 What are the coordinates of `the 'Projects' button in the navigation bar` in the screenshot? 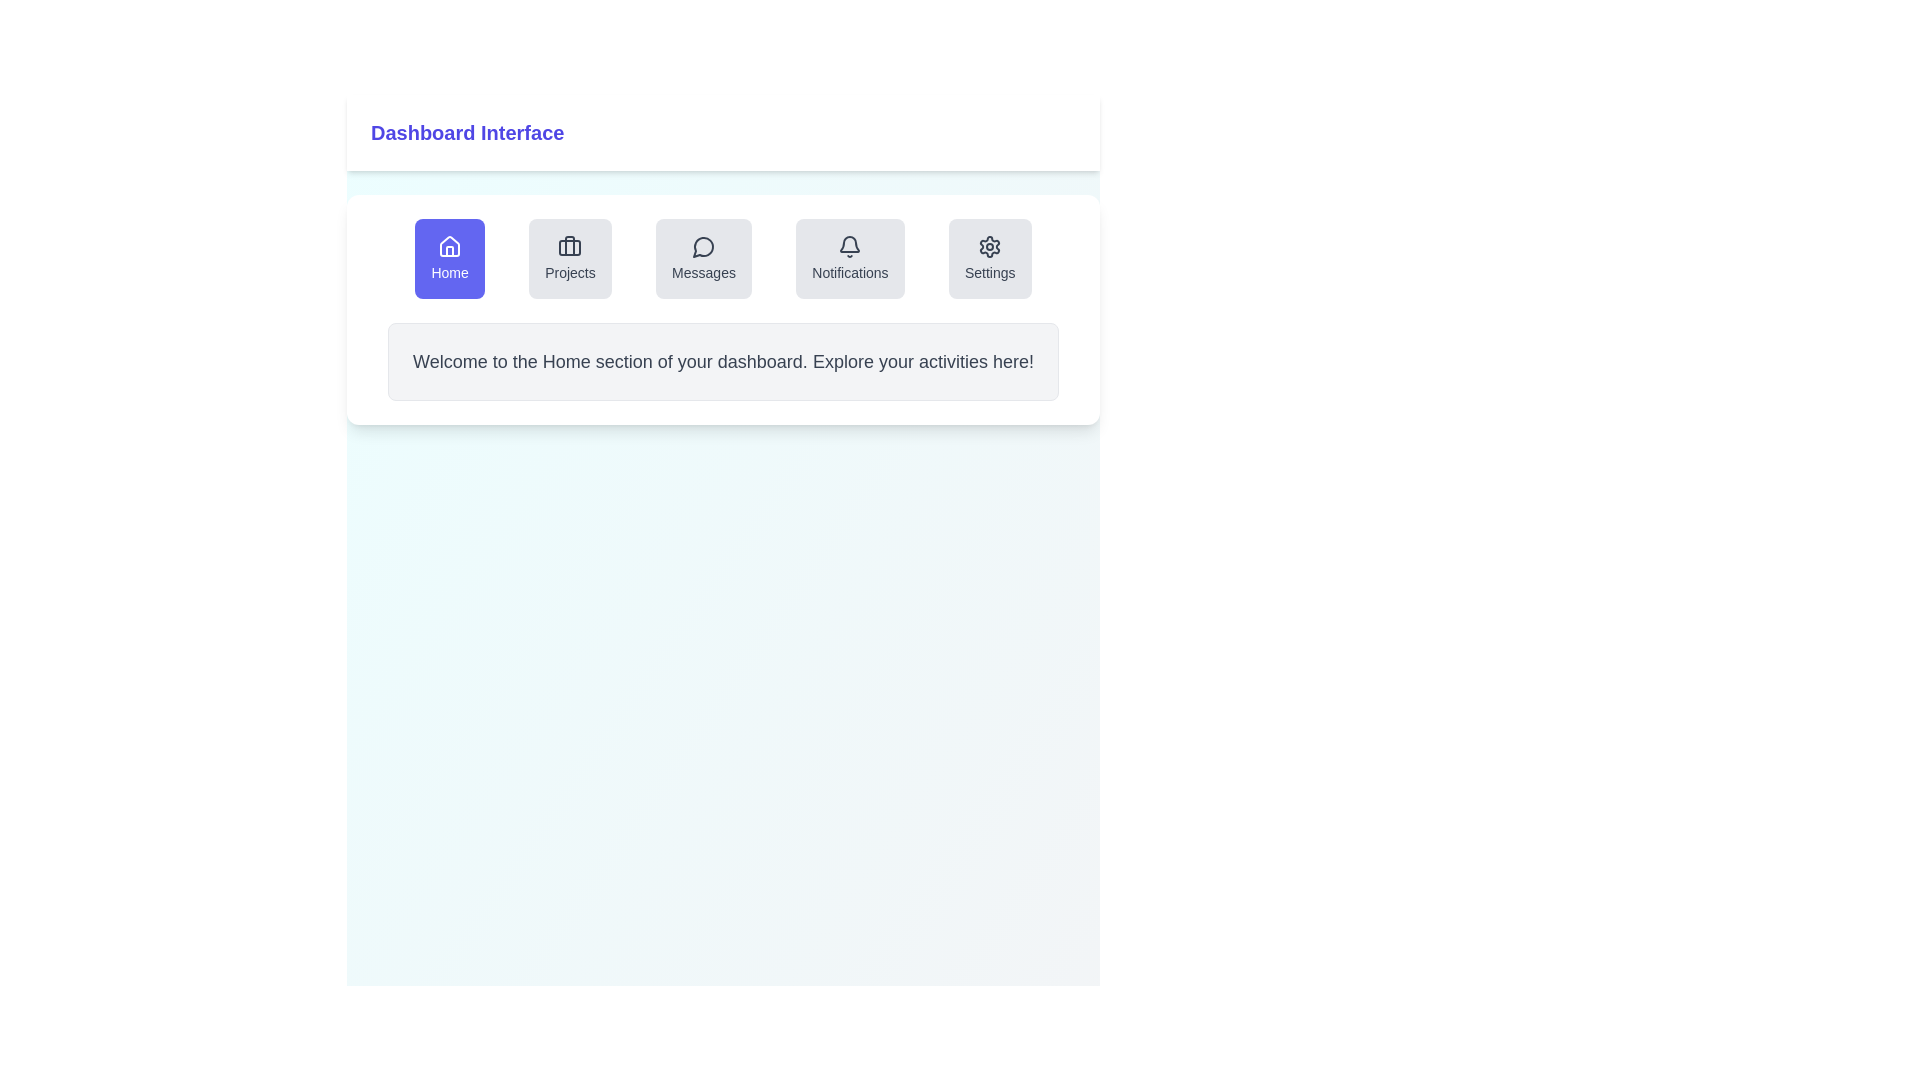 It's located at (569, 273).